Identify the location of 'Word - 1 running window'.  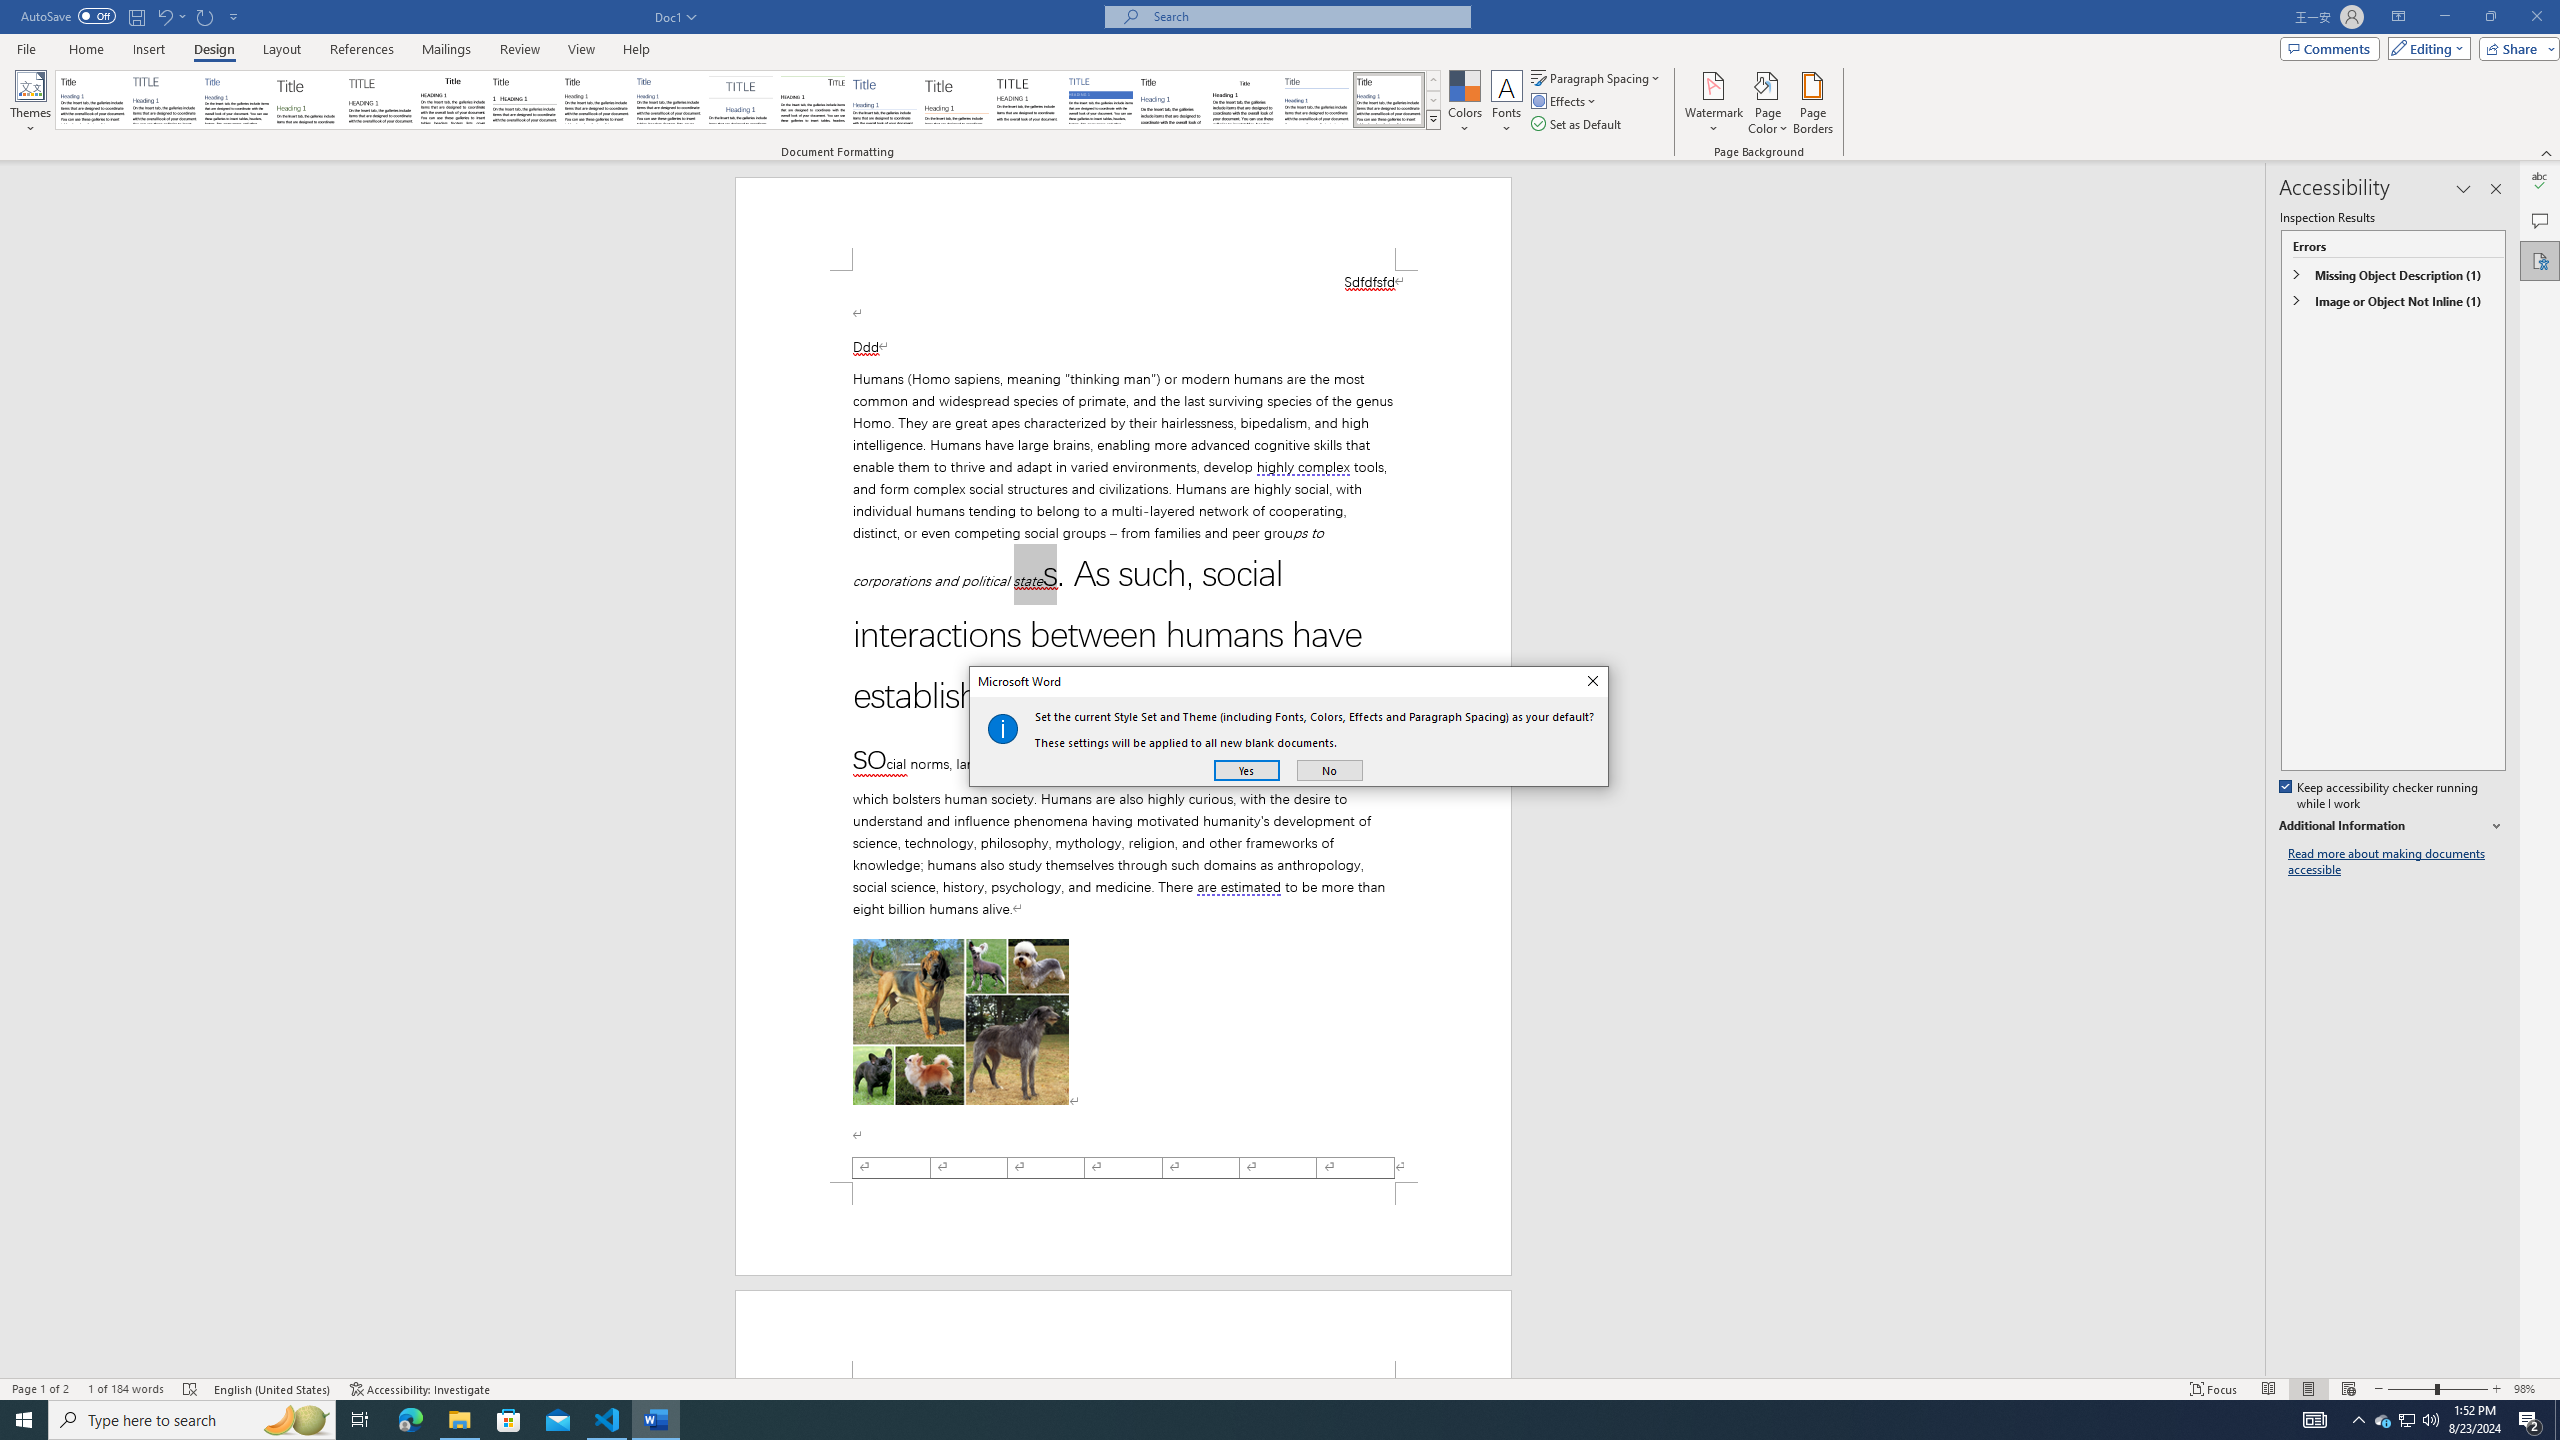
(656, 1418).